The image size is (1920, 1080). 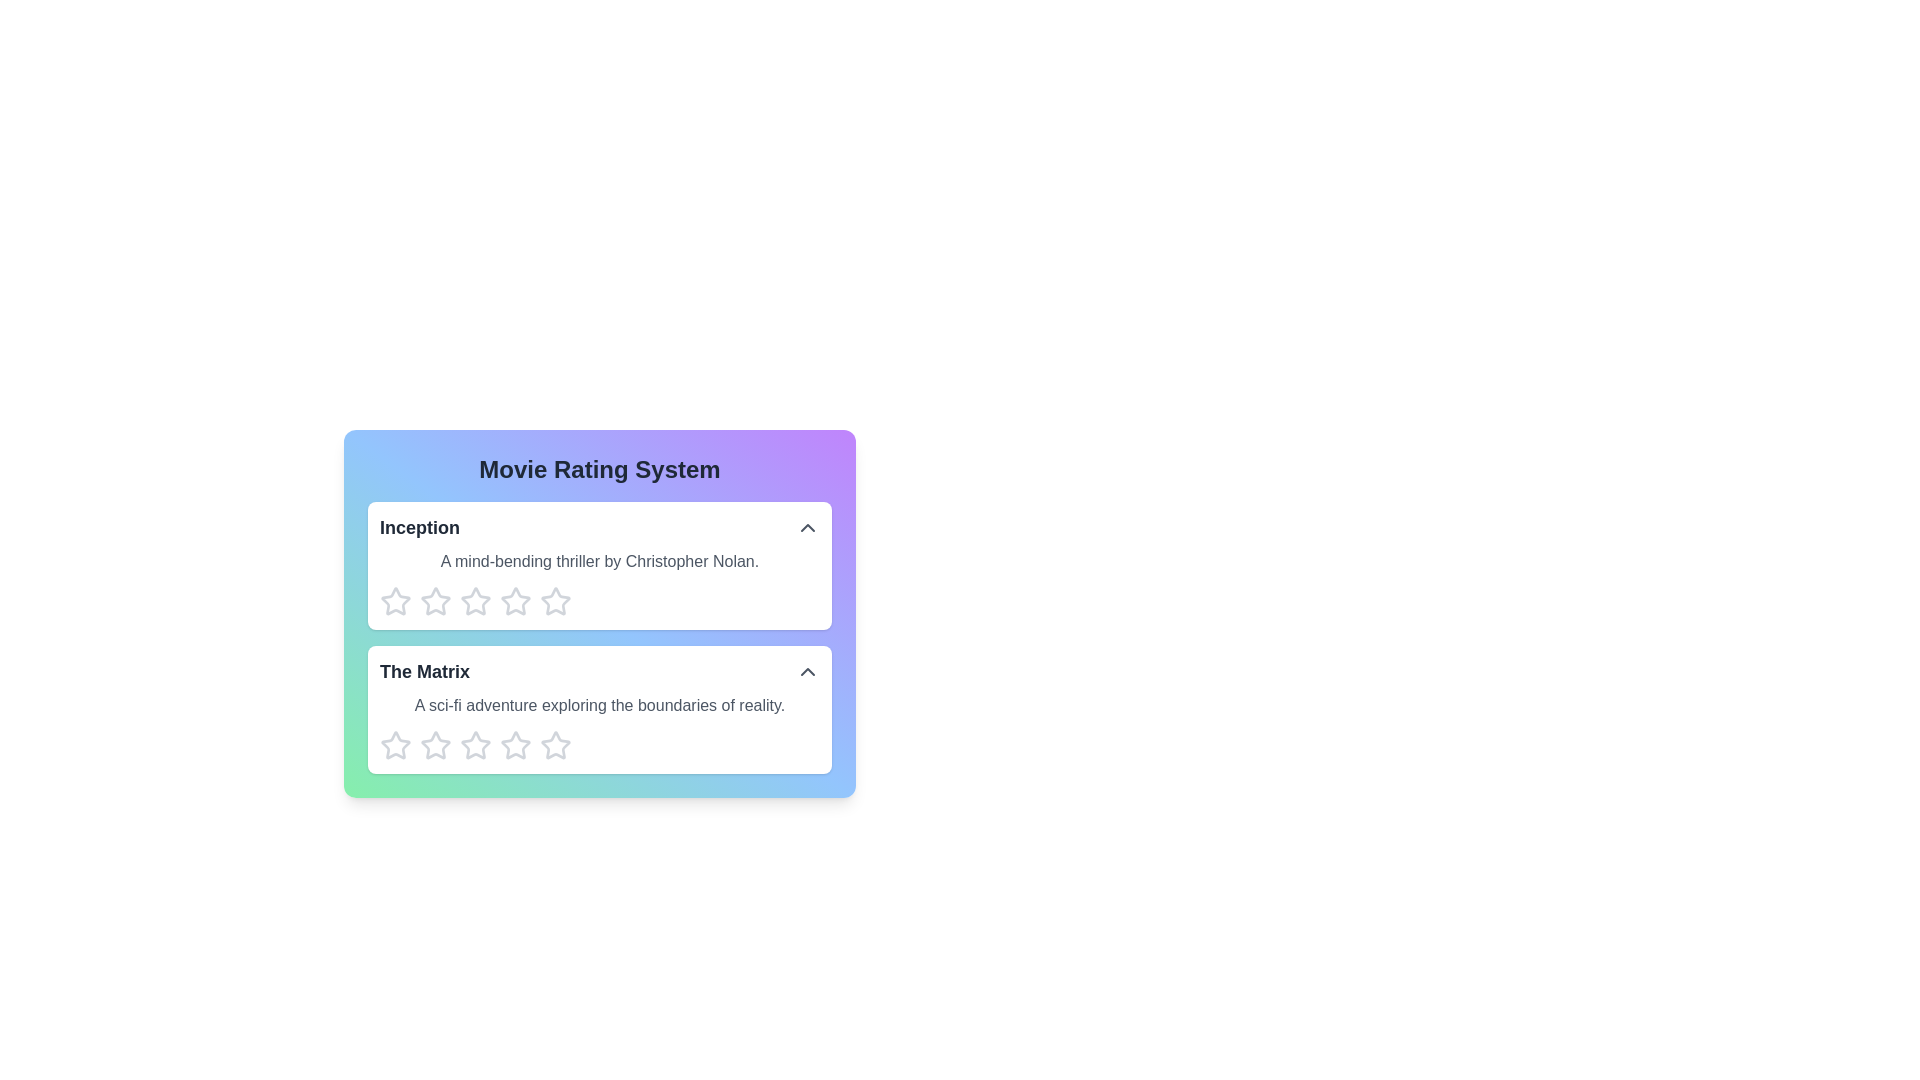 I want to click on the fourth star icon in the rating system for 'The Matrix', so click(x=556, y=745).